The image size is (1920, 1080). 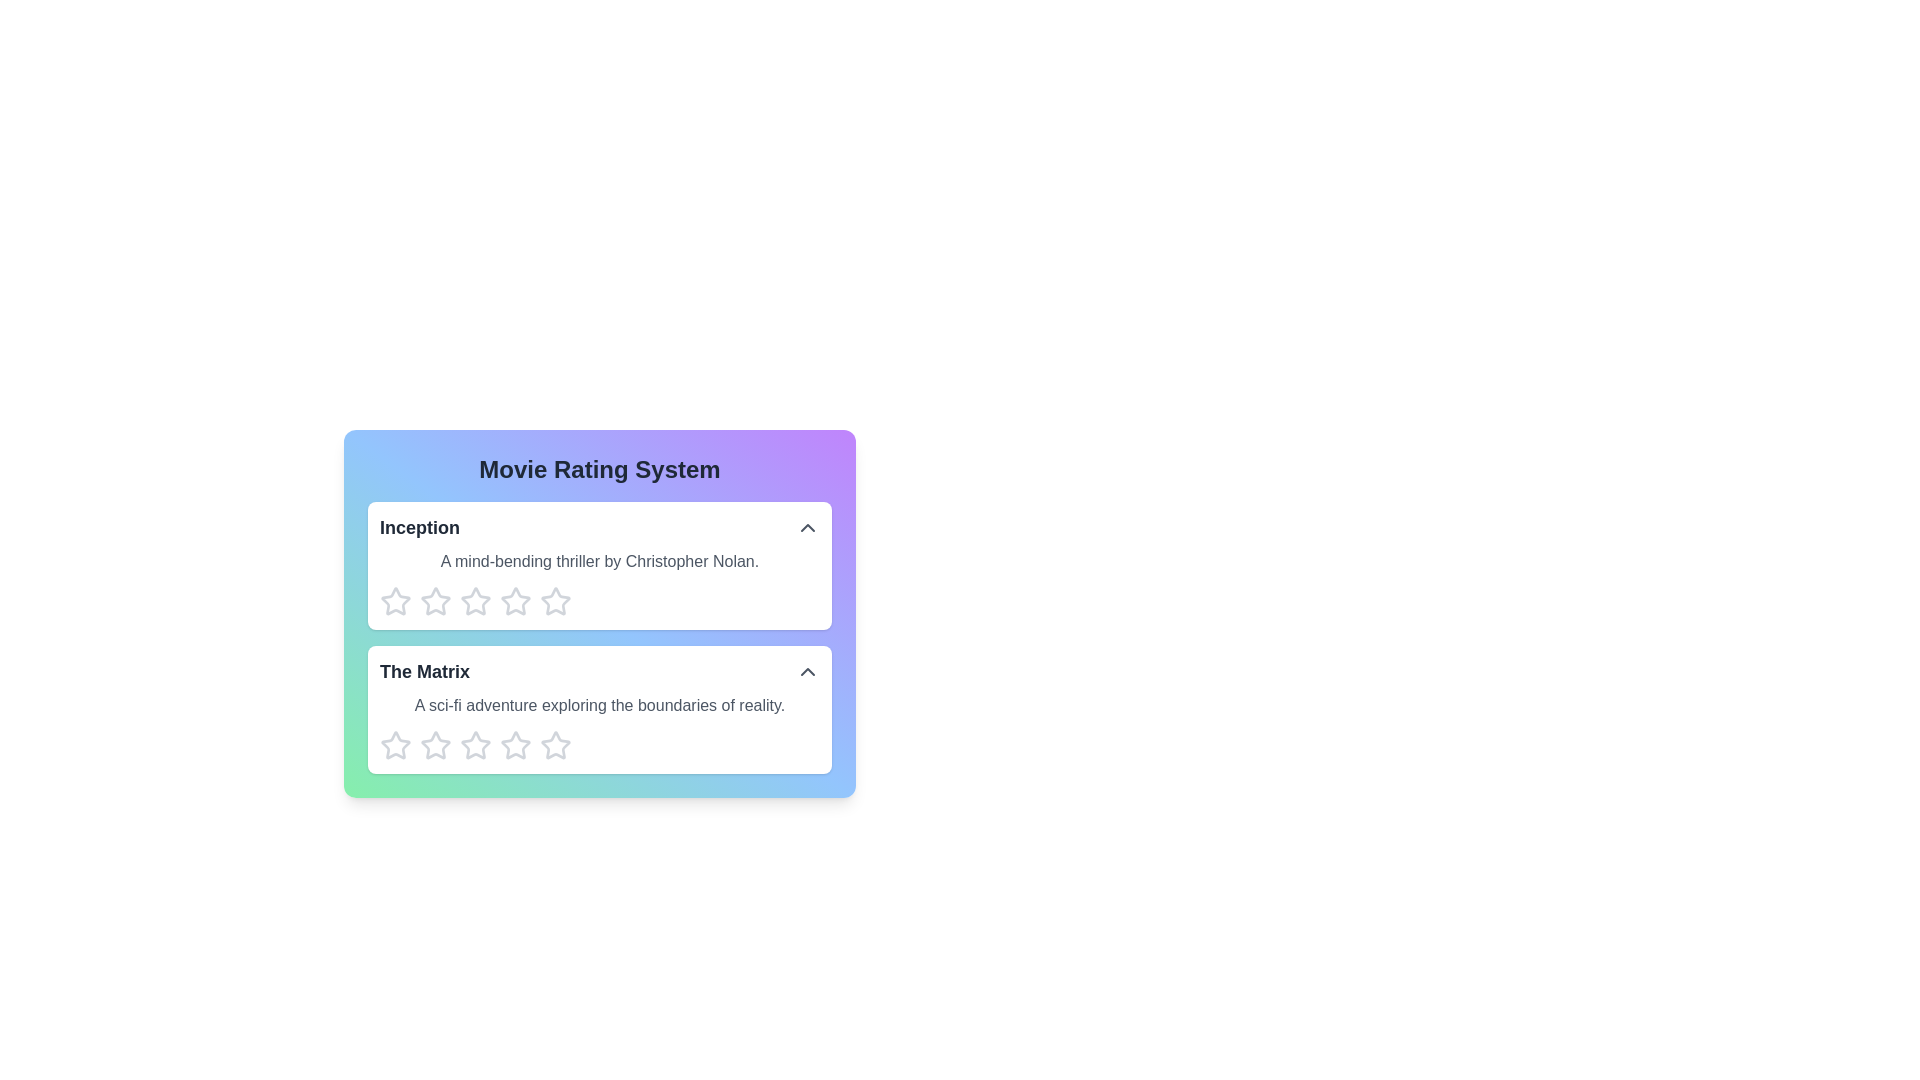 I want to click on the fourth star icon in the rating system for 'The Matrix', so click(x=556, y=745).